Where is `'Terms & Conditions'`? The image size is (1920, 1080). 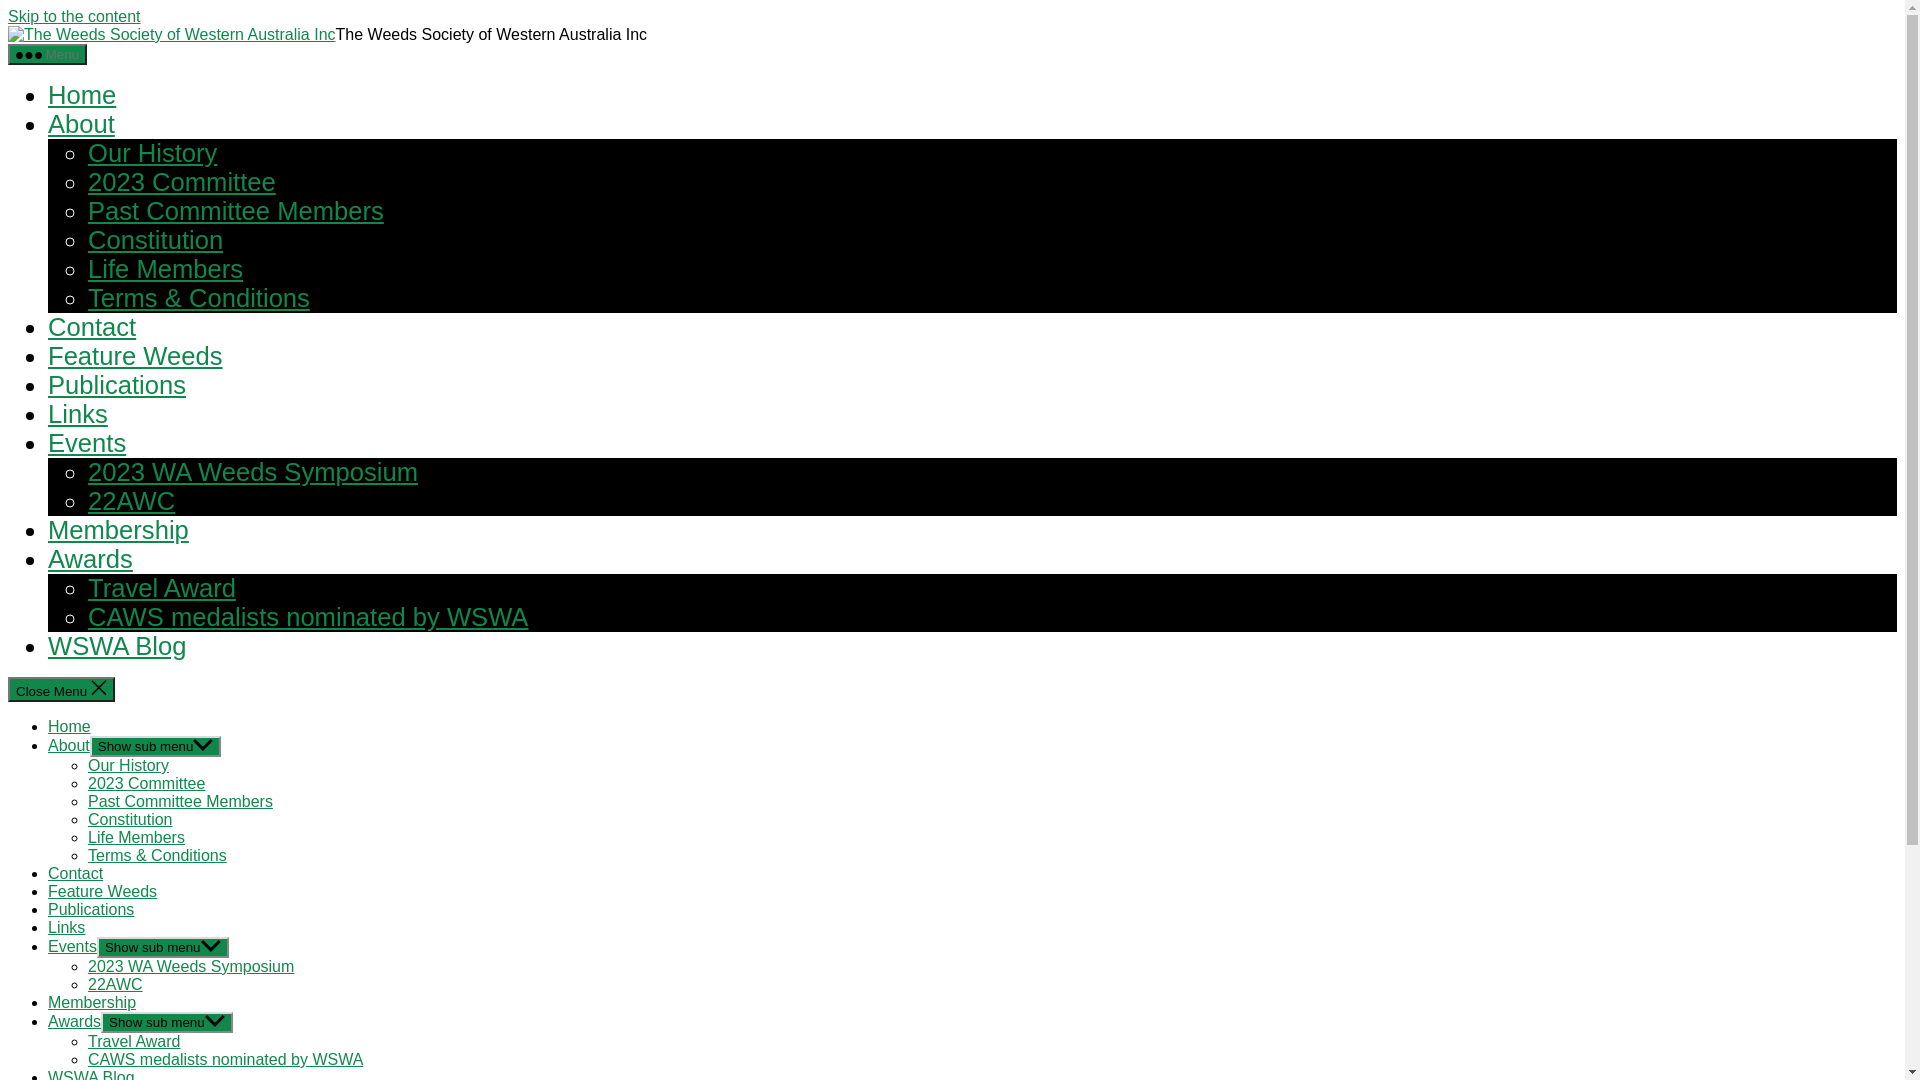
'Terms & Conditions' is located at coordinates (156, 855).